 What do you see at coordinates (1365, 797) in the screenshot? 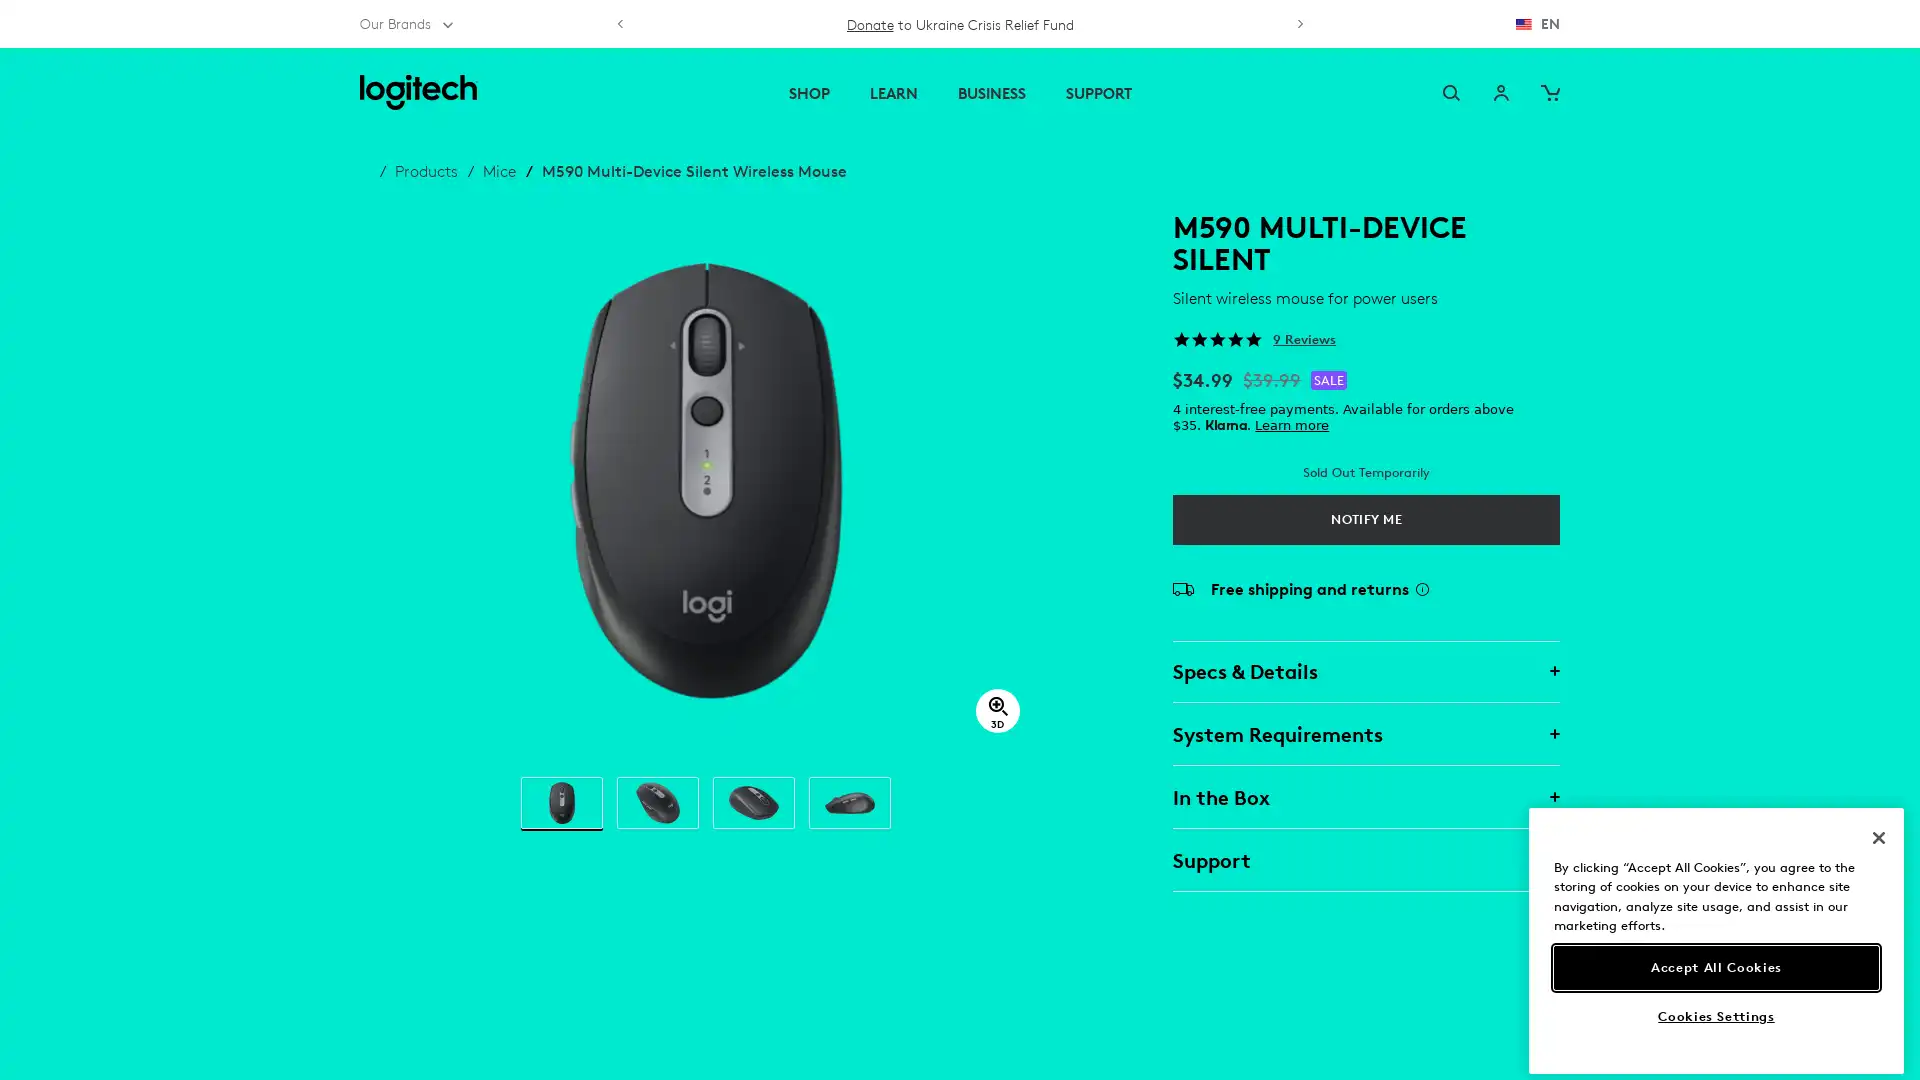
I see `In the Box` at bounding box center [1365, 797].